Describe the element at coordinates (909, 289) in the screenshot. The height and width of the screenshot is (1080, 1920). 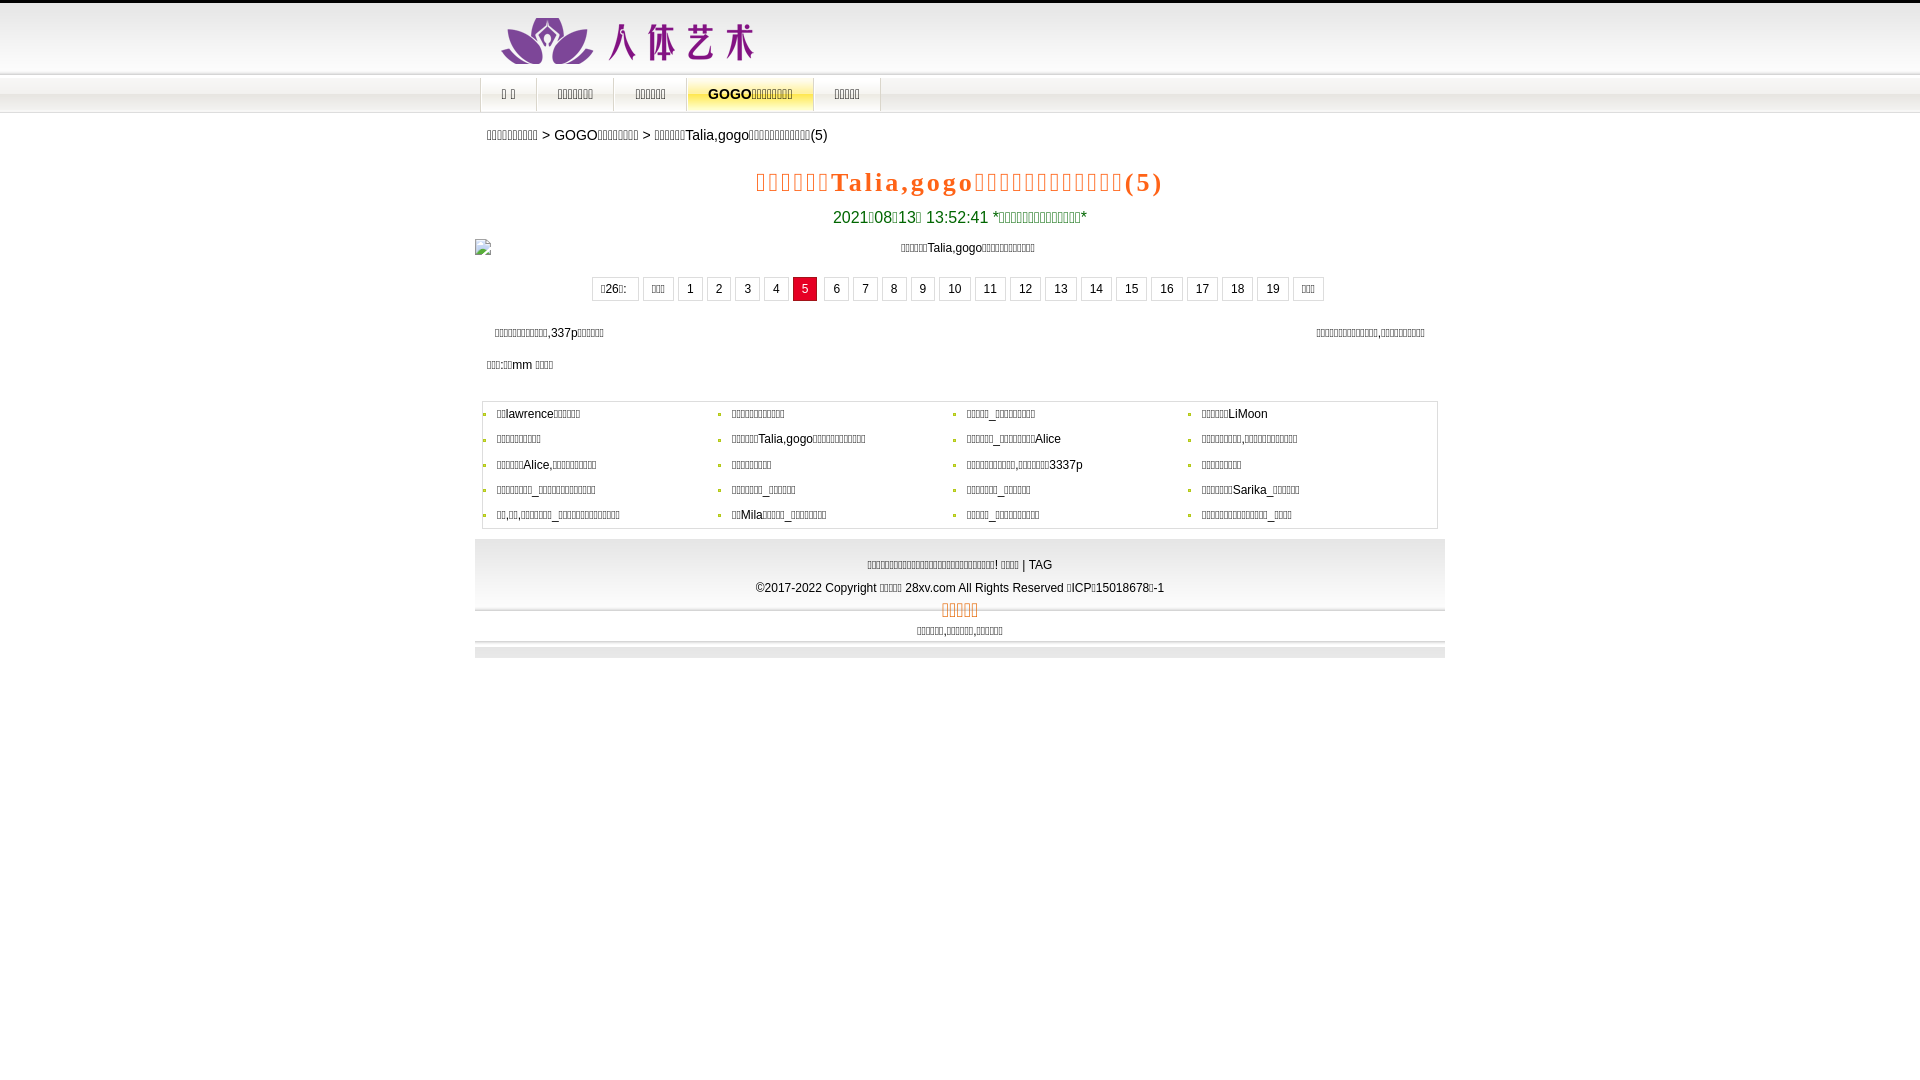
I see `'9'` at that location.